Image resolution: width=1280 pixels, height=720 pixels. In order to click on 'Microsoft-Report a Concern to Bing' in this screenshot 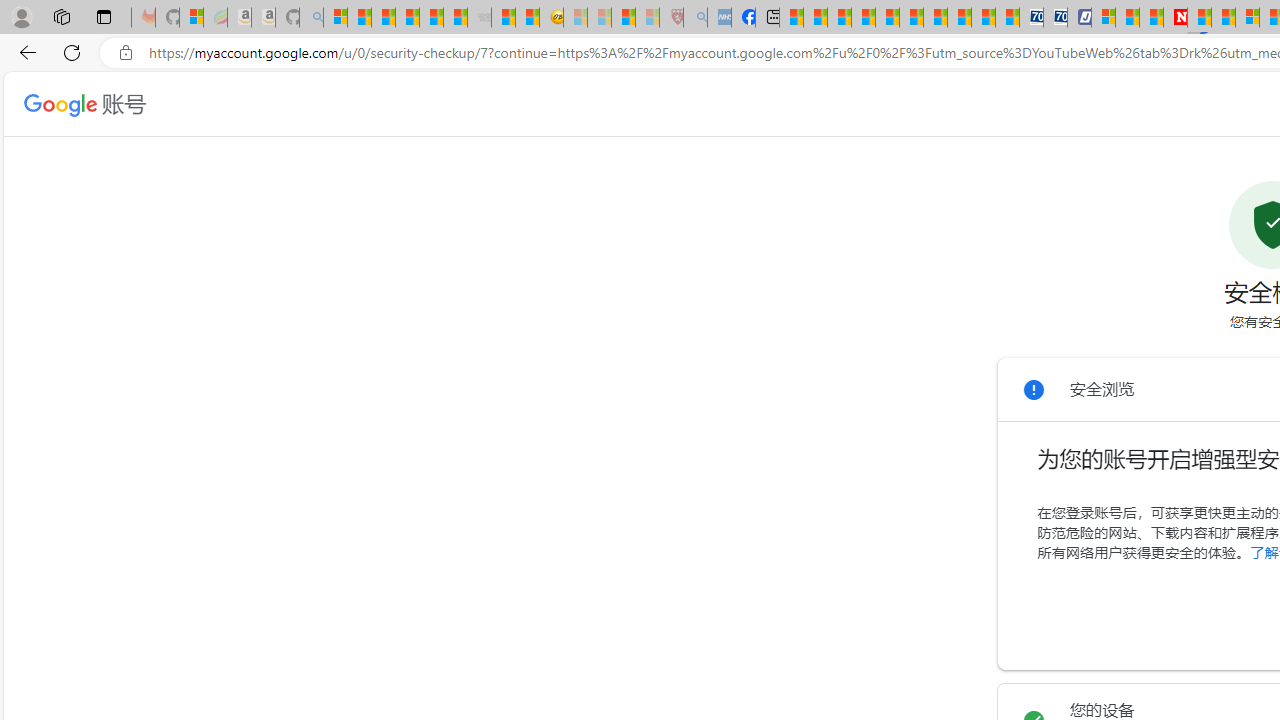, I will do `click(192, 17)`.